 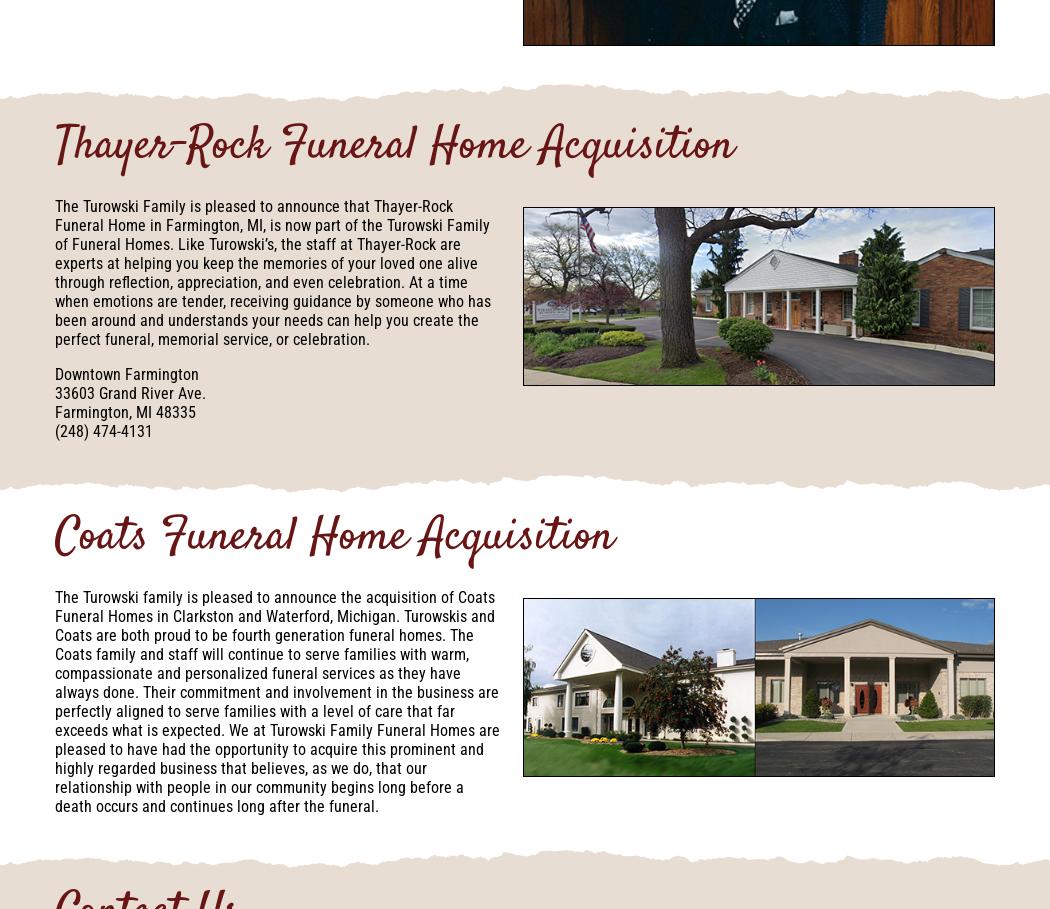 I want to click on 'Downtown Farmington', so click(x=126, y=373).